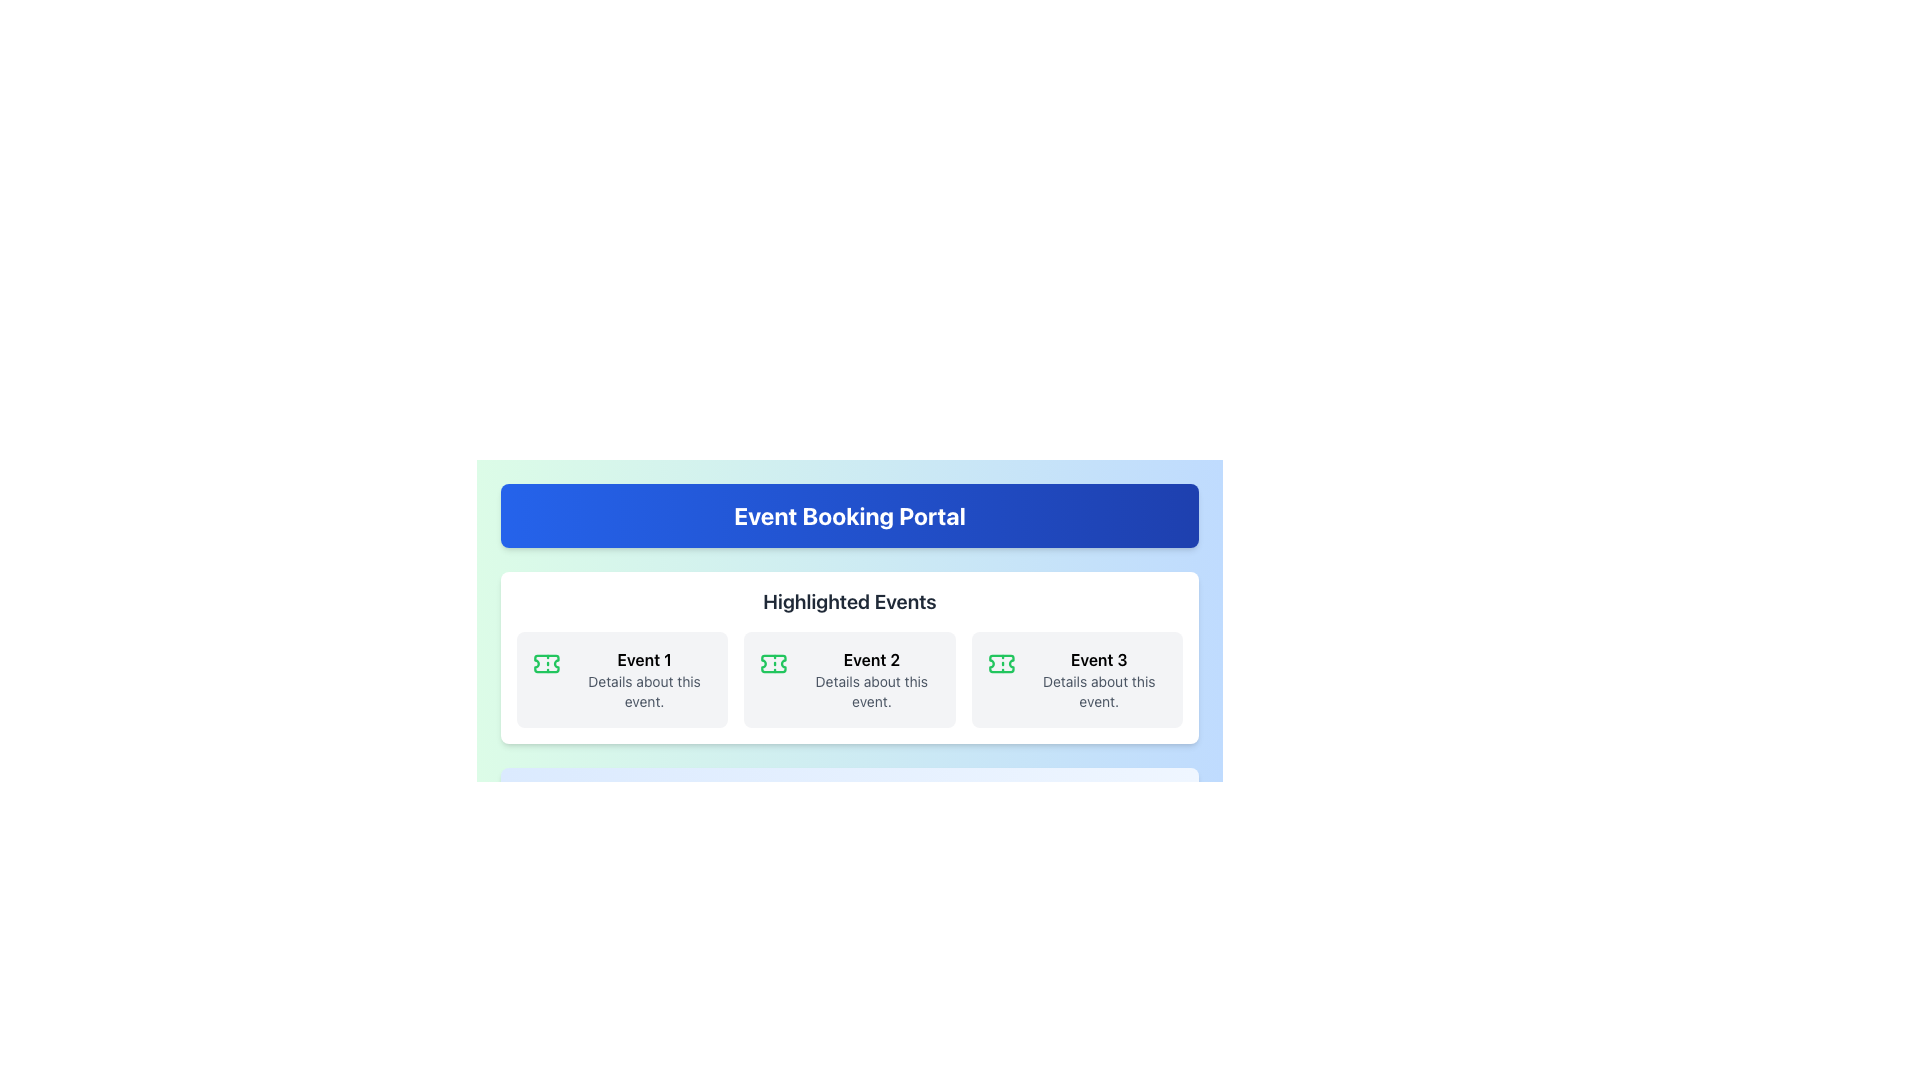 The width and height of the screenshot is (1920, 1080). Describe the element at coordinates (871, 678) in the screenshot. I see `text content of the TextBlock displaying event details for 'Event 2', which is the second card in the 'Highlighted Events' section of the 'Event Booking Portal'` at that location.